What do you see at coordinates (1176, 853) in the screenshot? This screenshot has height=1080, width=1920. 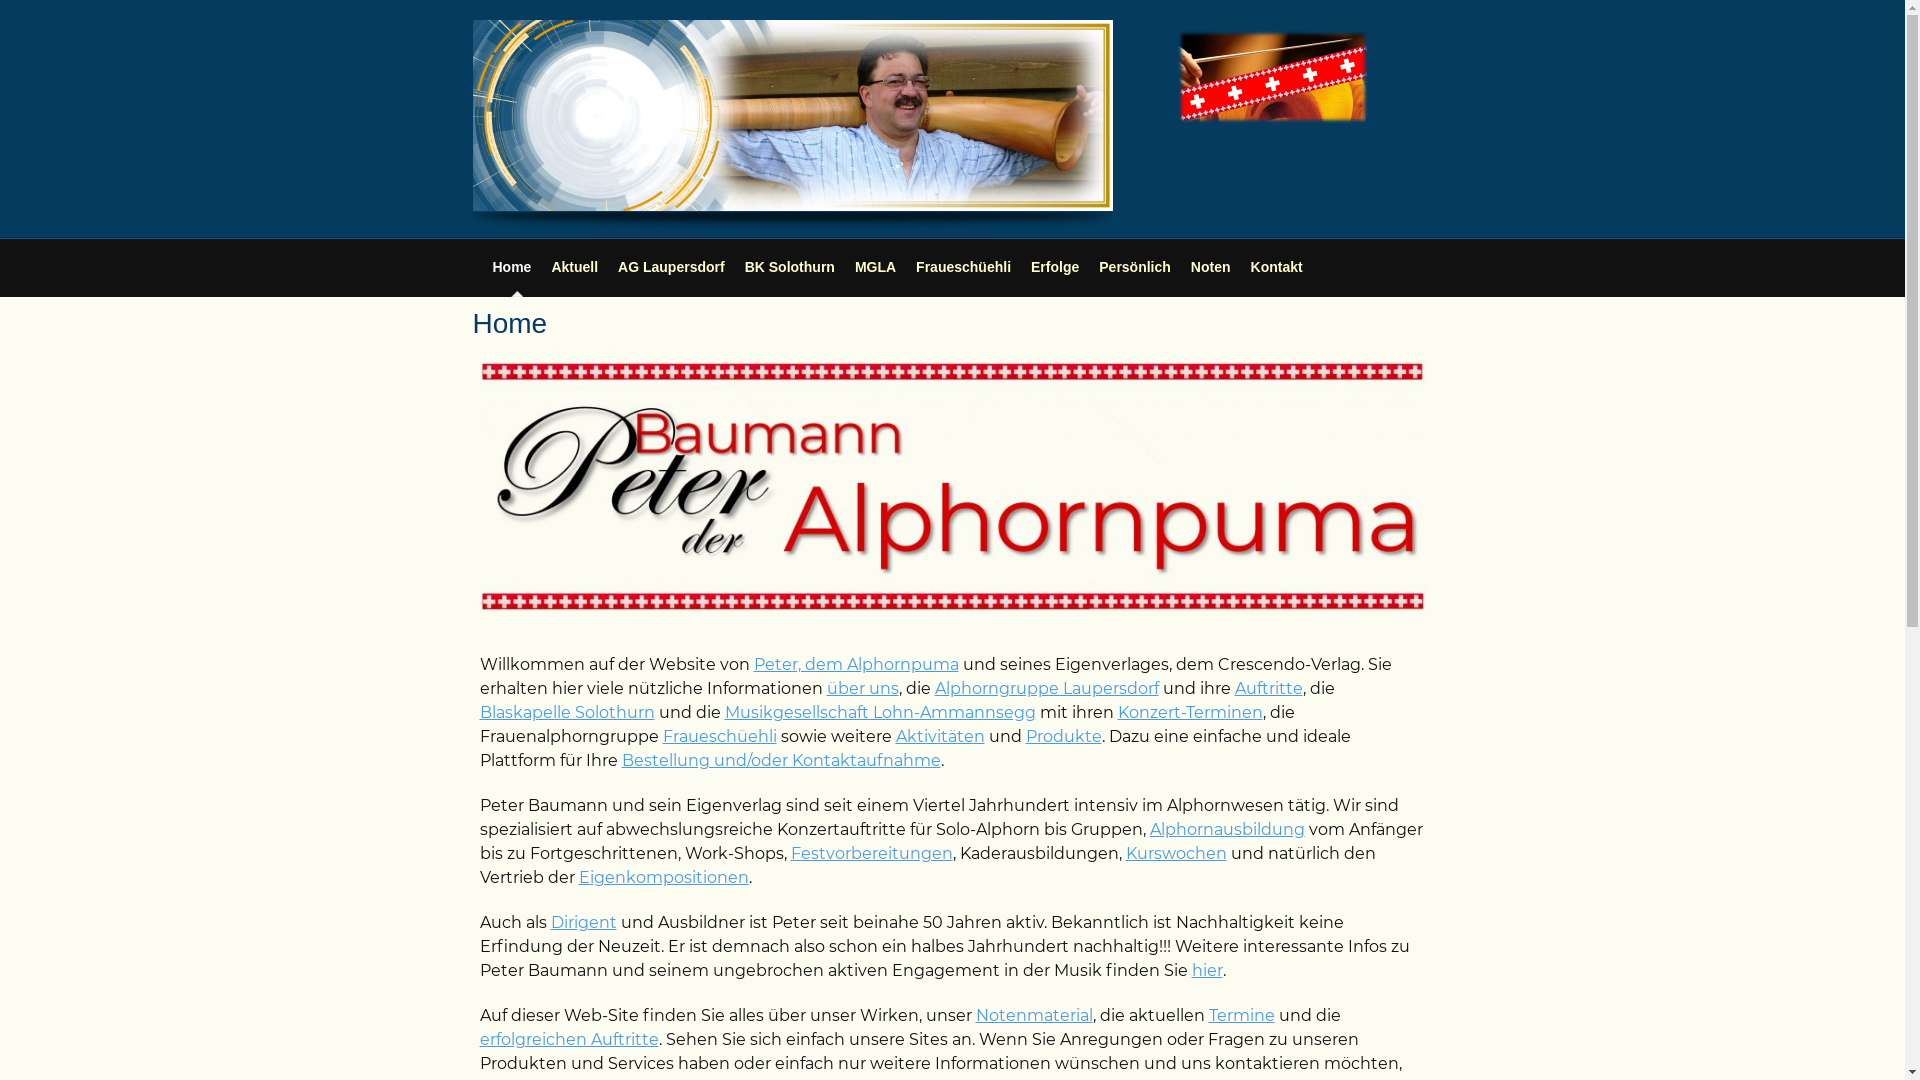 I see `'Kurswochen'` at bounding box center [1176, 853].